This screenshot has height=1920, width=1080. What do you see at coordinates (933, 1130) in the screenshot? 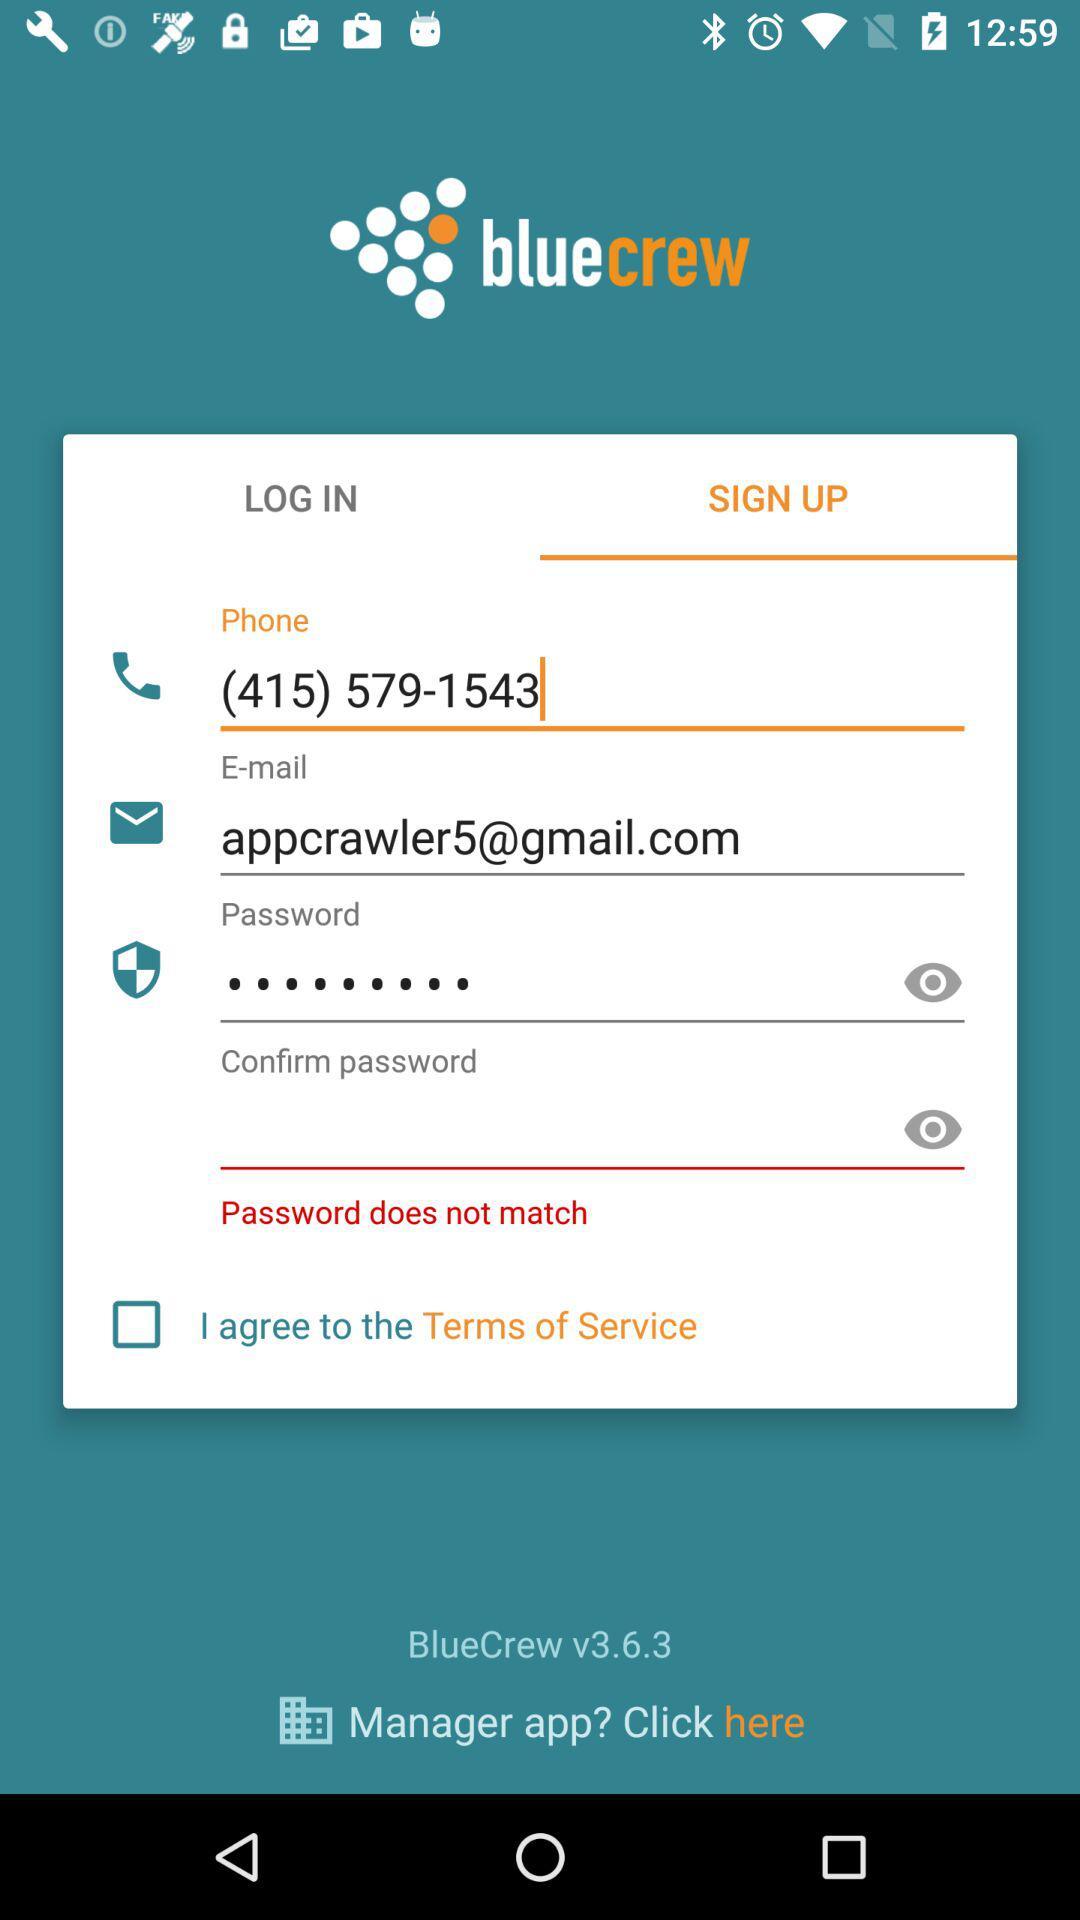
I see `seen the option` at bounding box center [933, 1130].